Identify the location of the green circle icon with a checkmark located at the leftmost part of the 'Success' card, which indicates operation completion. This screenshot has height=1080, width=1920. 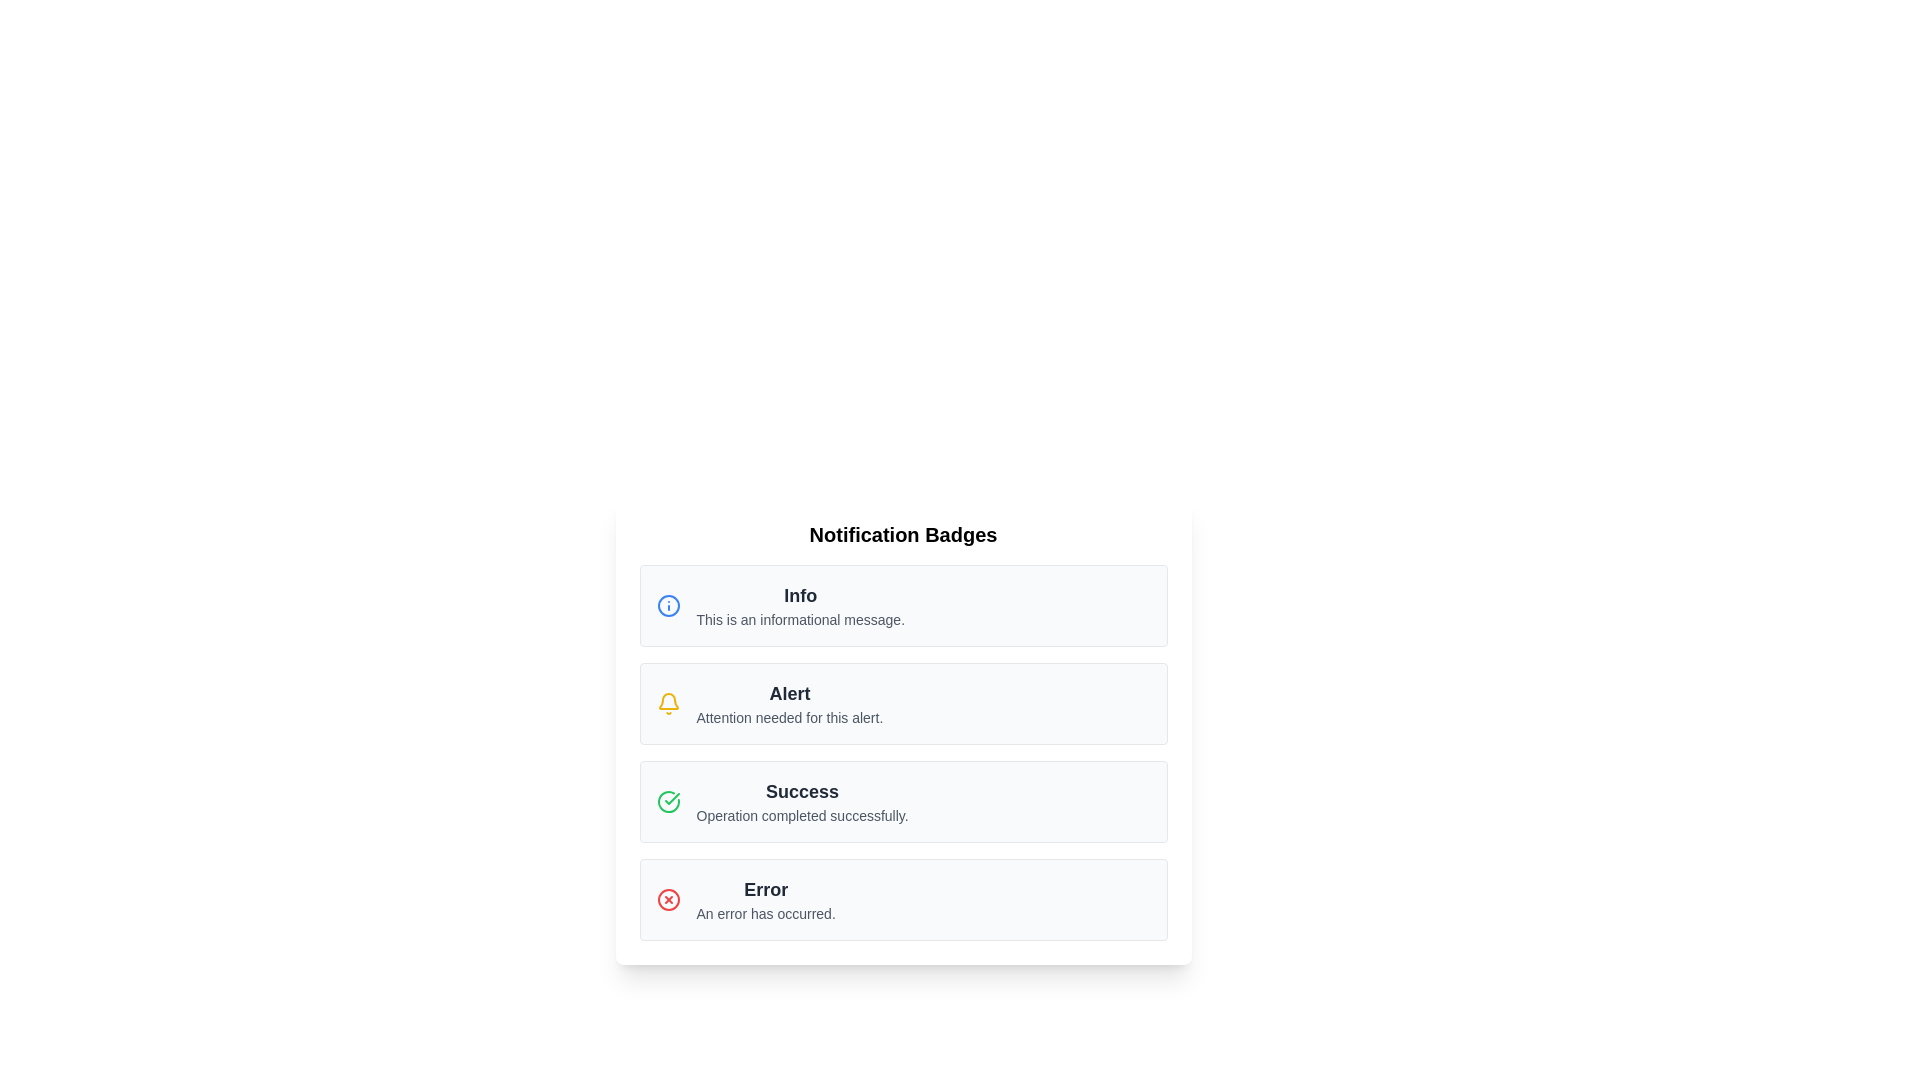
(668, 801).